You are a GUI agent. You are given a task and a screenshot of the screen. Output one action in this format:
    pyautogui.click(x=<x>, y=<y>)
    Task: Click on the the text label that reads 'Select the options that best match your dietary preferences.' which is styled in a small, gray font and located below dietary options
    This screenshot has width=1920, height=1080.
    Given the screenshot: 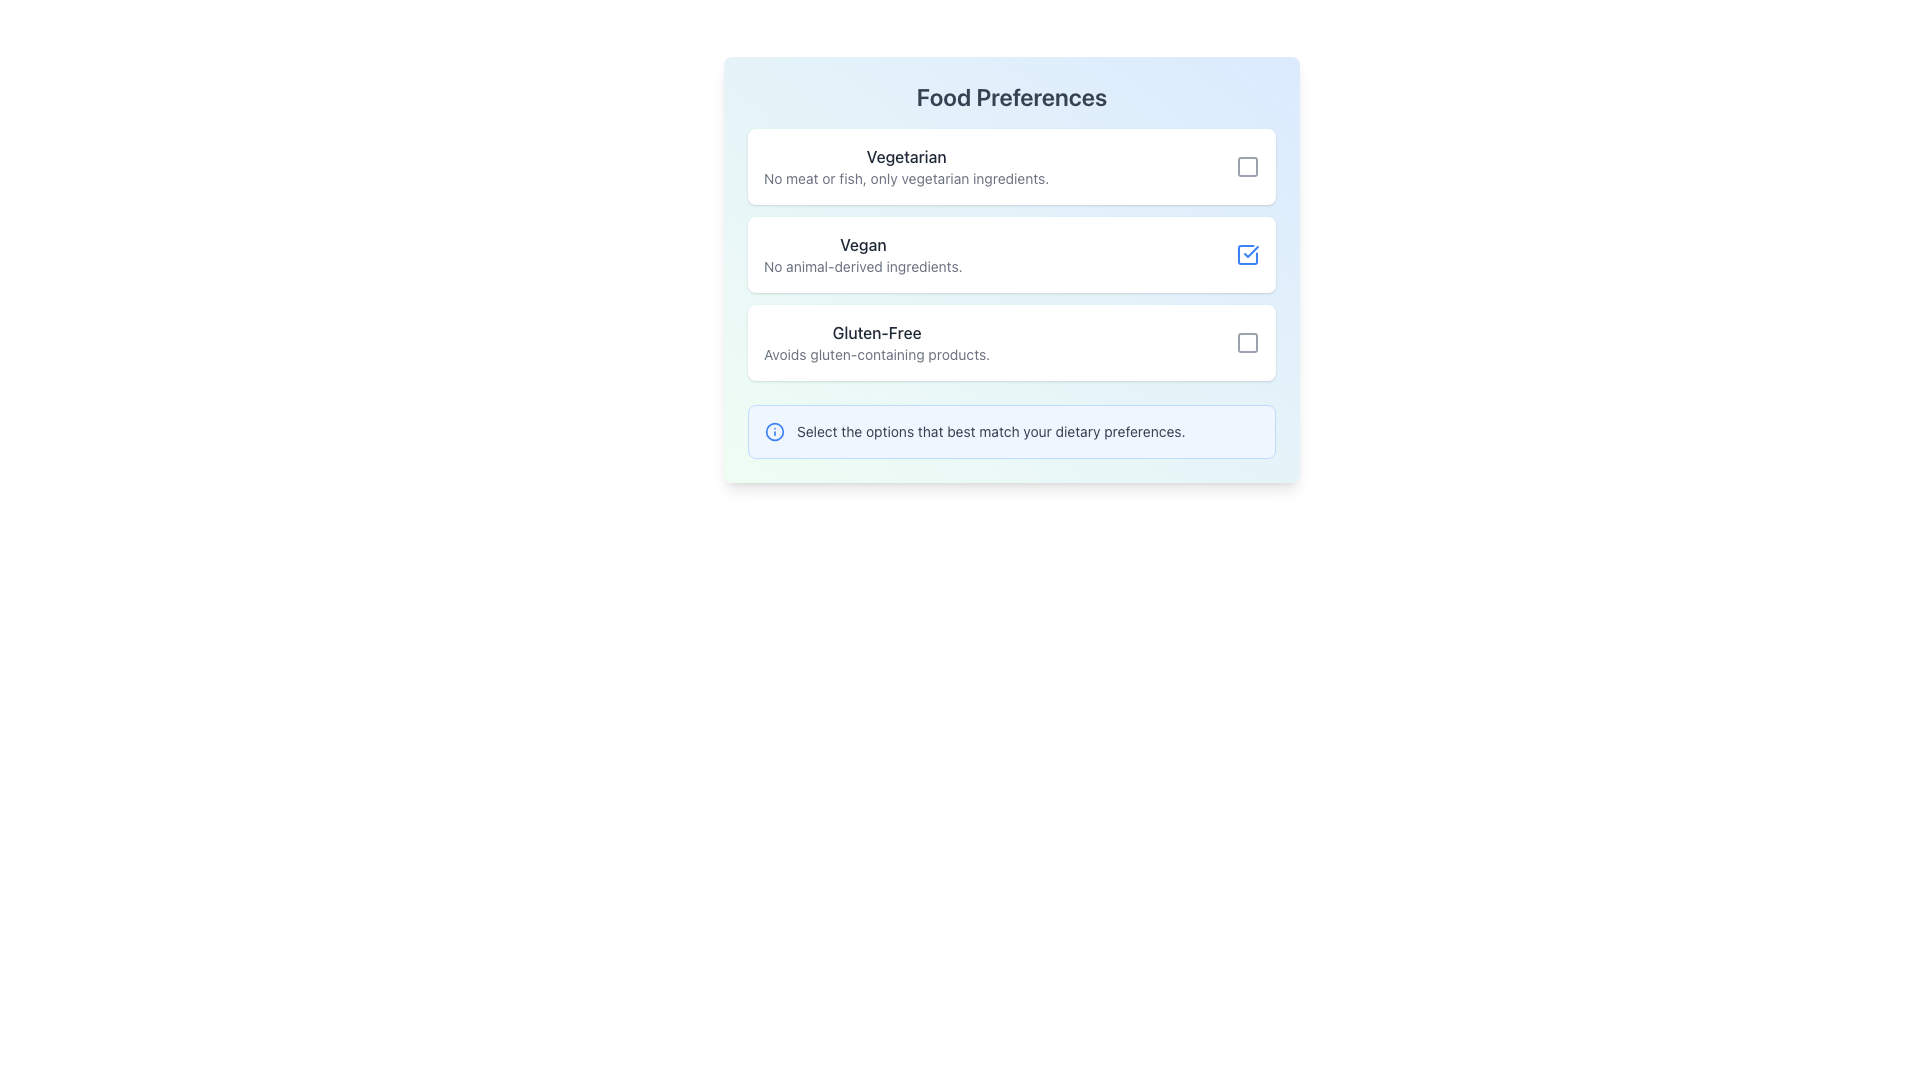 What is the action you would take?
    pyautogui.click(x=991, y=431)
    